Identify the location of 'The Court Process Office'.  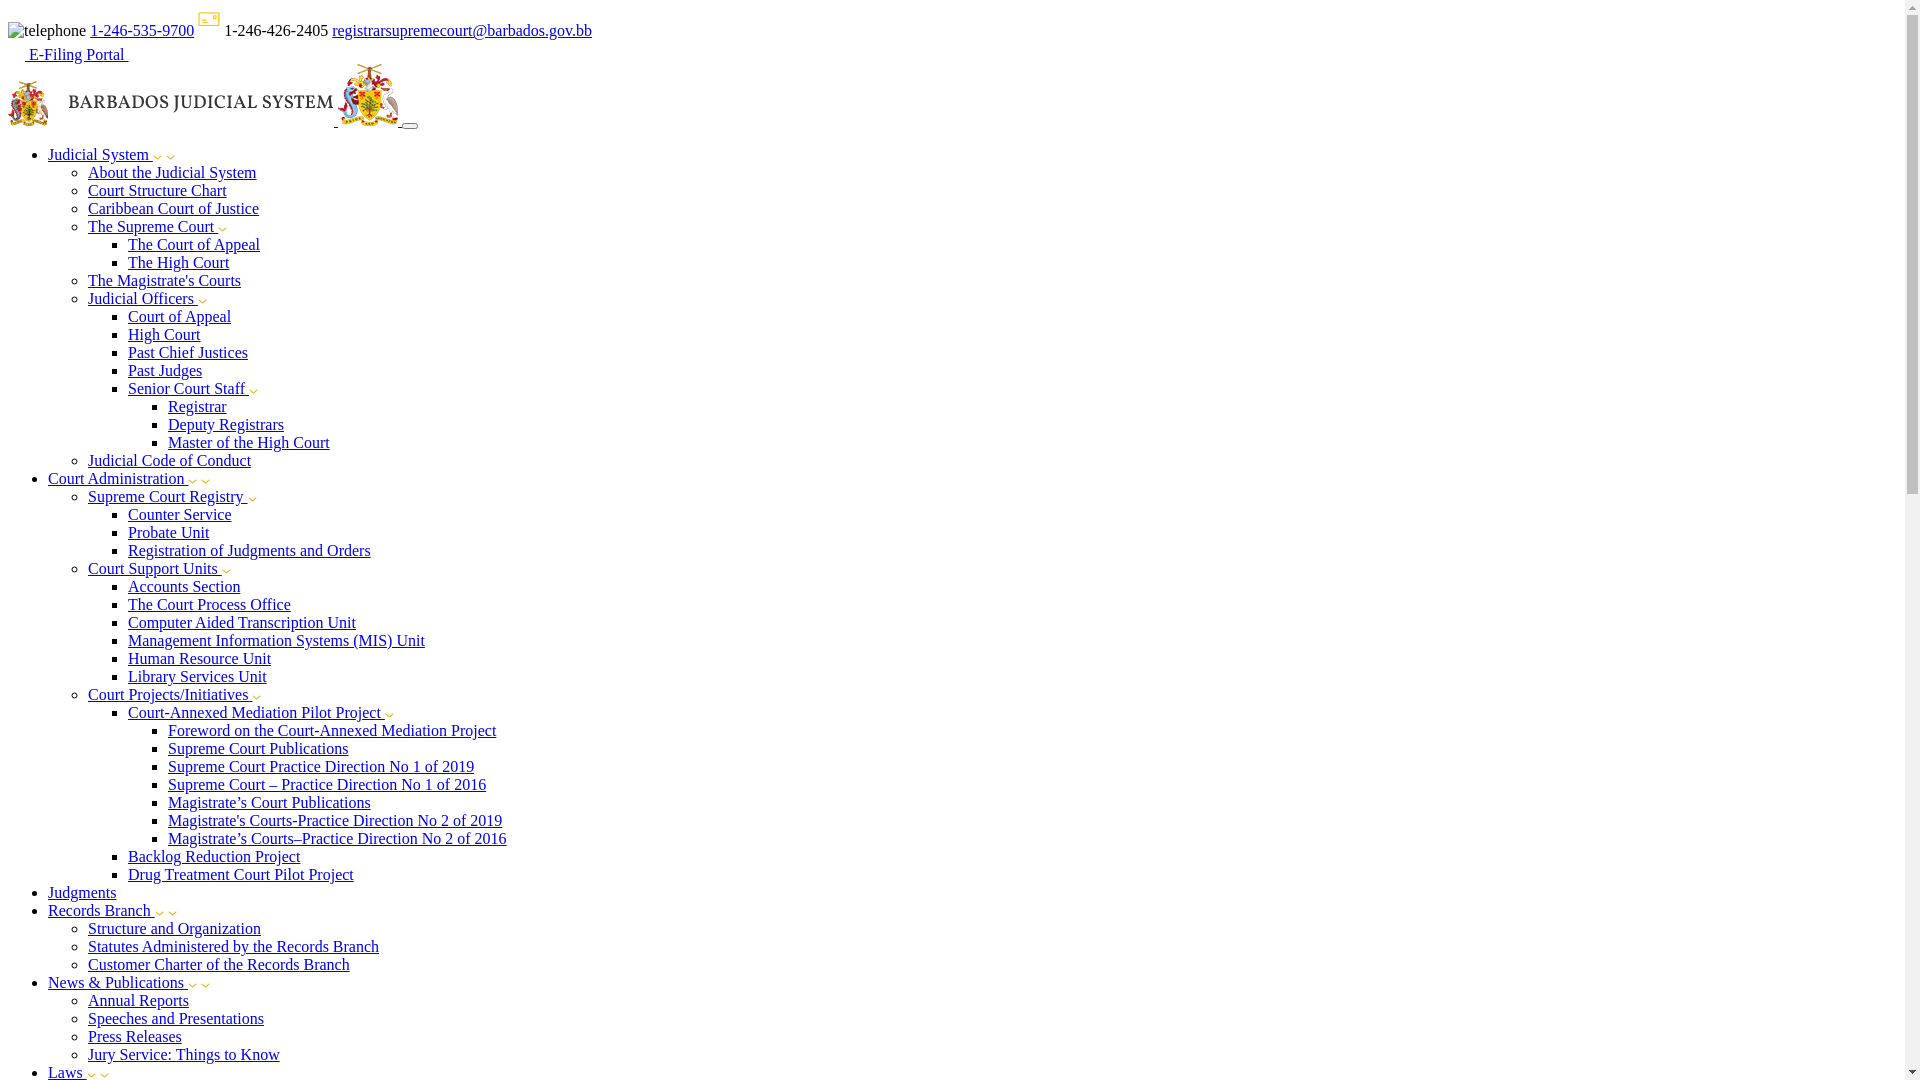
(209, 603).